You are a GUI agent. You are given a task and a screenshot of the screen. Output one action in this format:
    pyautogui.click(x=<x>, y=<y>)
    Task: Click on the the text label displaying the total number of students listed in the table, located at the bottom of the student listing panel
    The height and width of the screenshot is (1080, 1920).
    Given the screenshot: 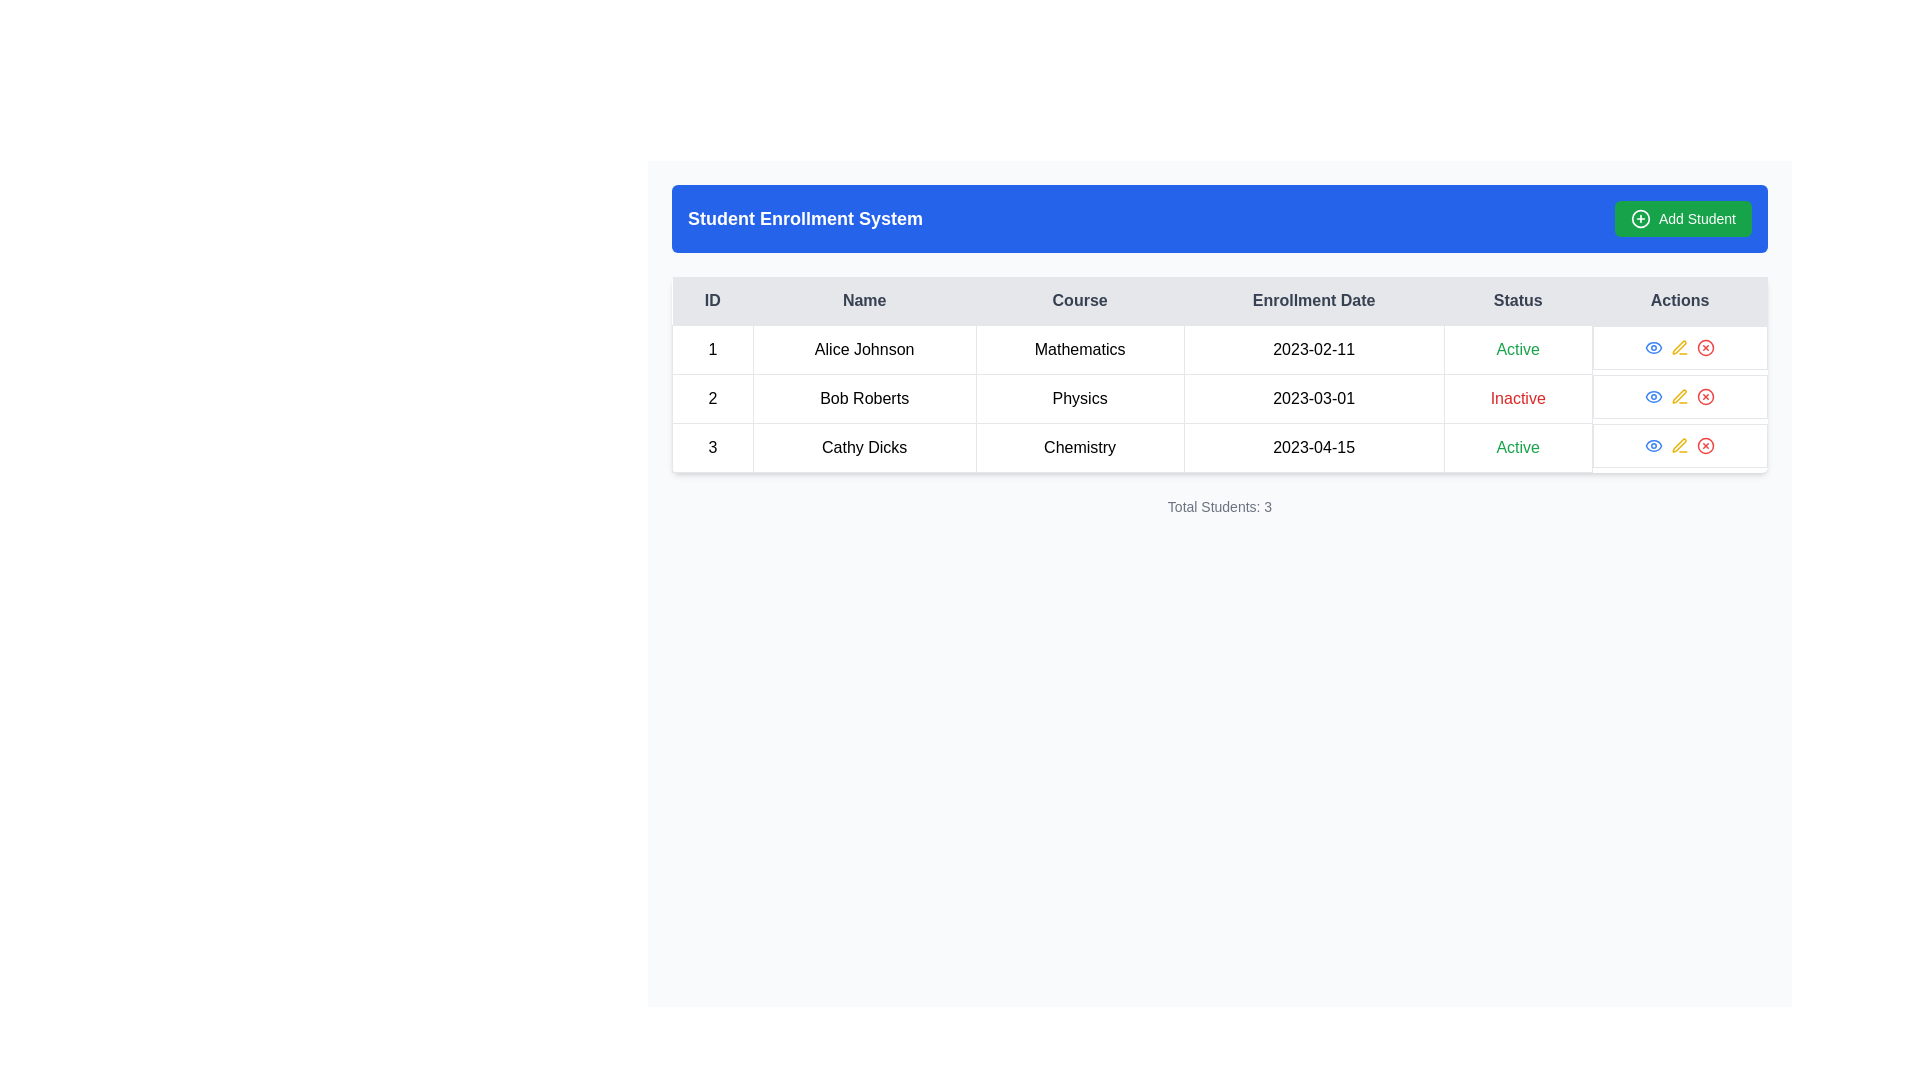 What is the action you would take?
    pyautogui.click(x=1218, y=505)
    